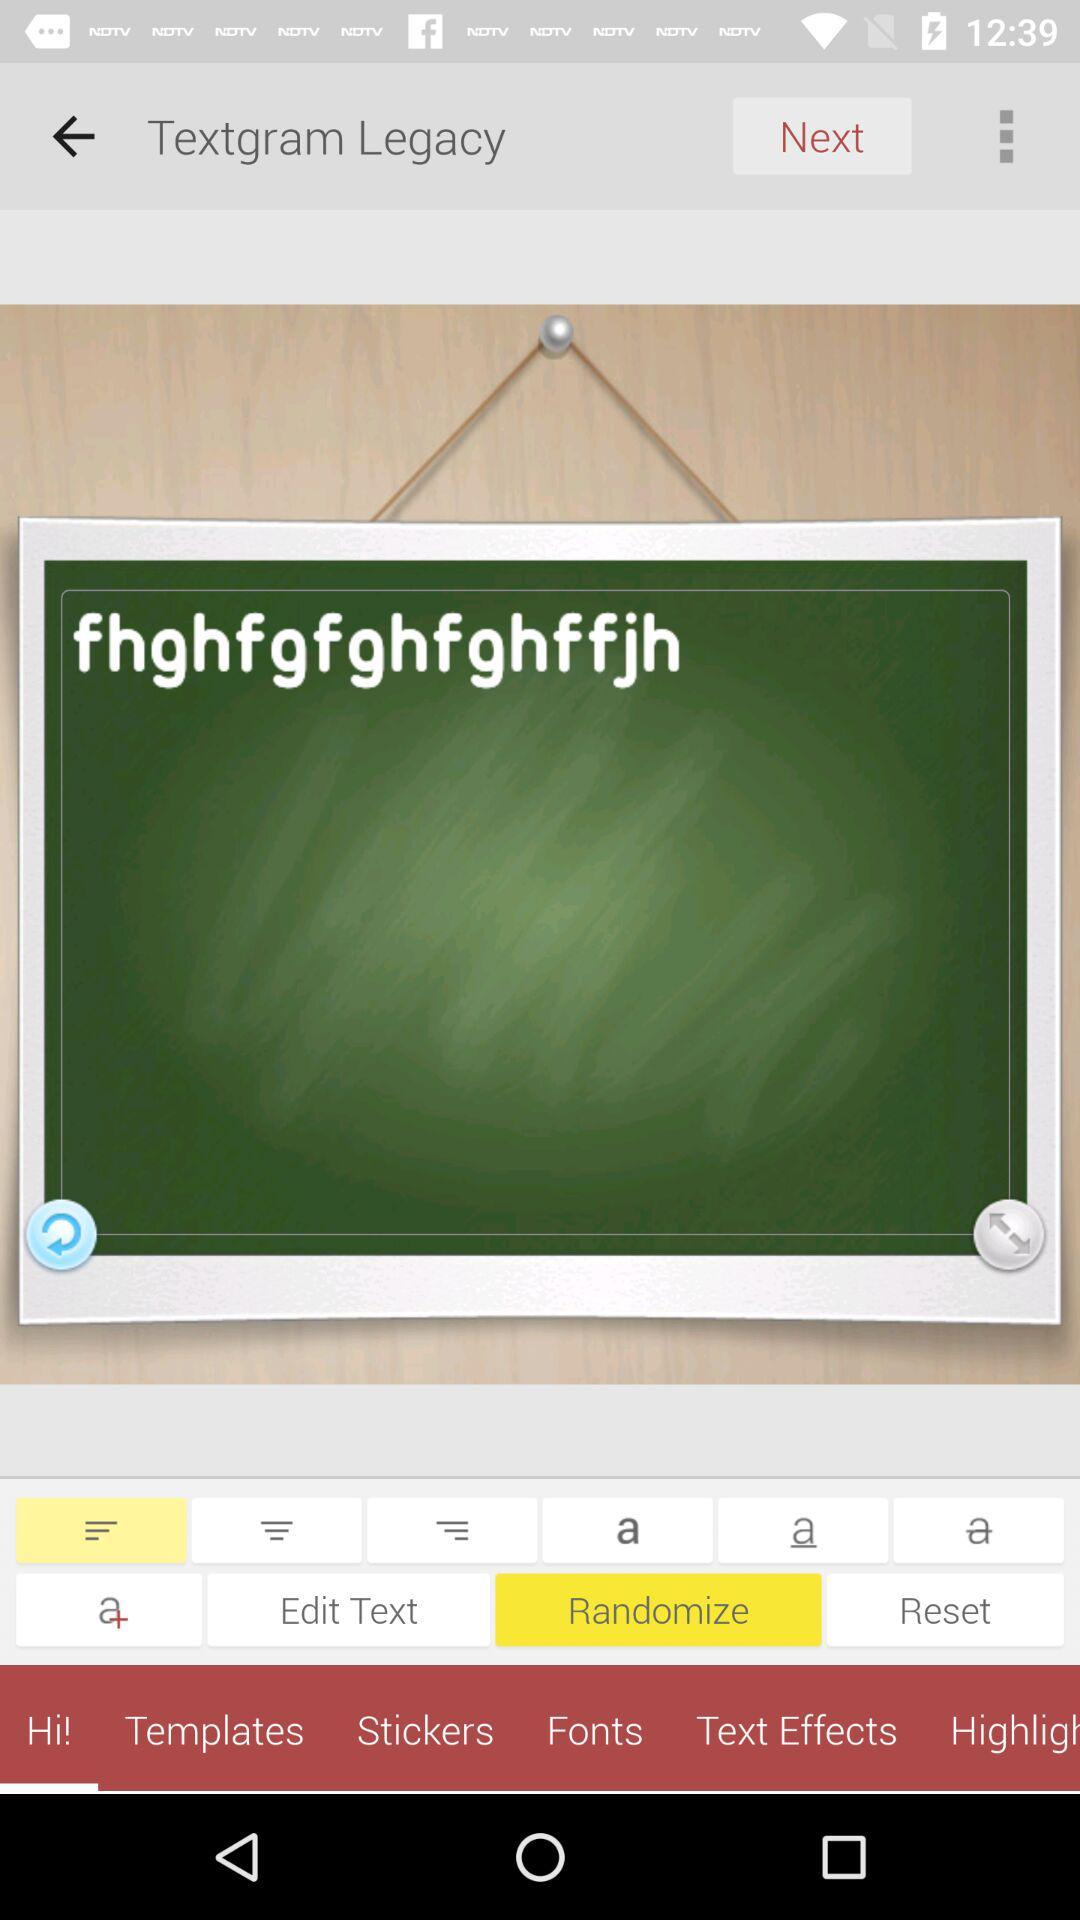  Describe the element at coordinates (1006, 135) in the screenshot. I see `icon next to next` at that location.